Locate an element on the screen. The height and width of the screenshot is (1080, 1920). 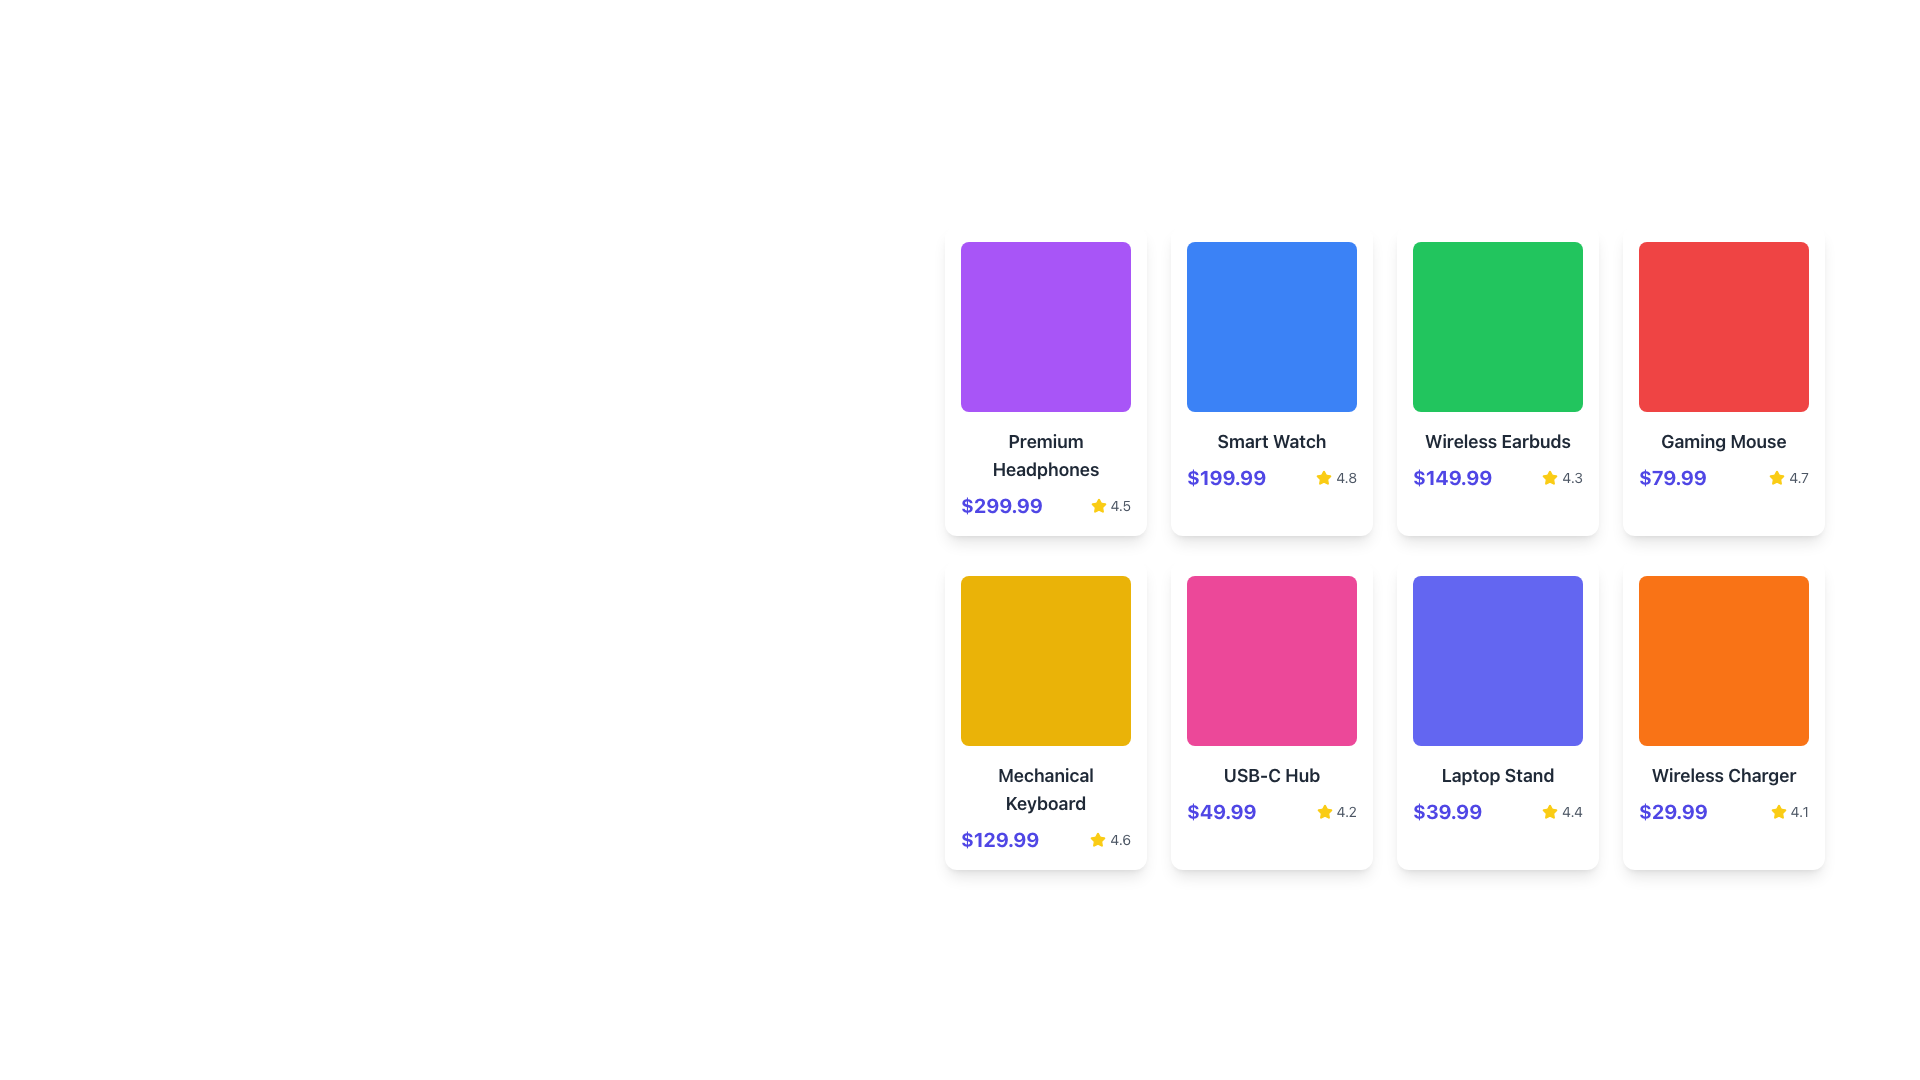
the prominent text label displaying '$199.99' in indigo blue, located just below the 'Smart Watch' label and to the left of the rating component is located at coordinates (1225, 478).